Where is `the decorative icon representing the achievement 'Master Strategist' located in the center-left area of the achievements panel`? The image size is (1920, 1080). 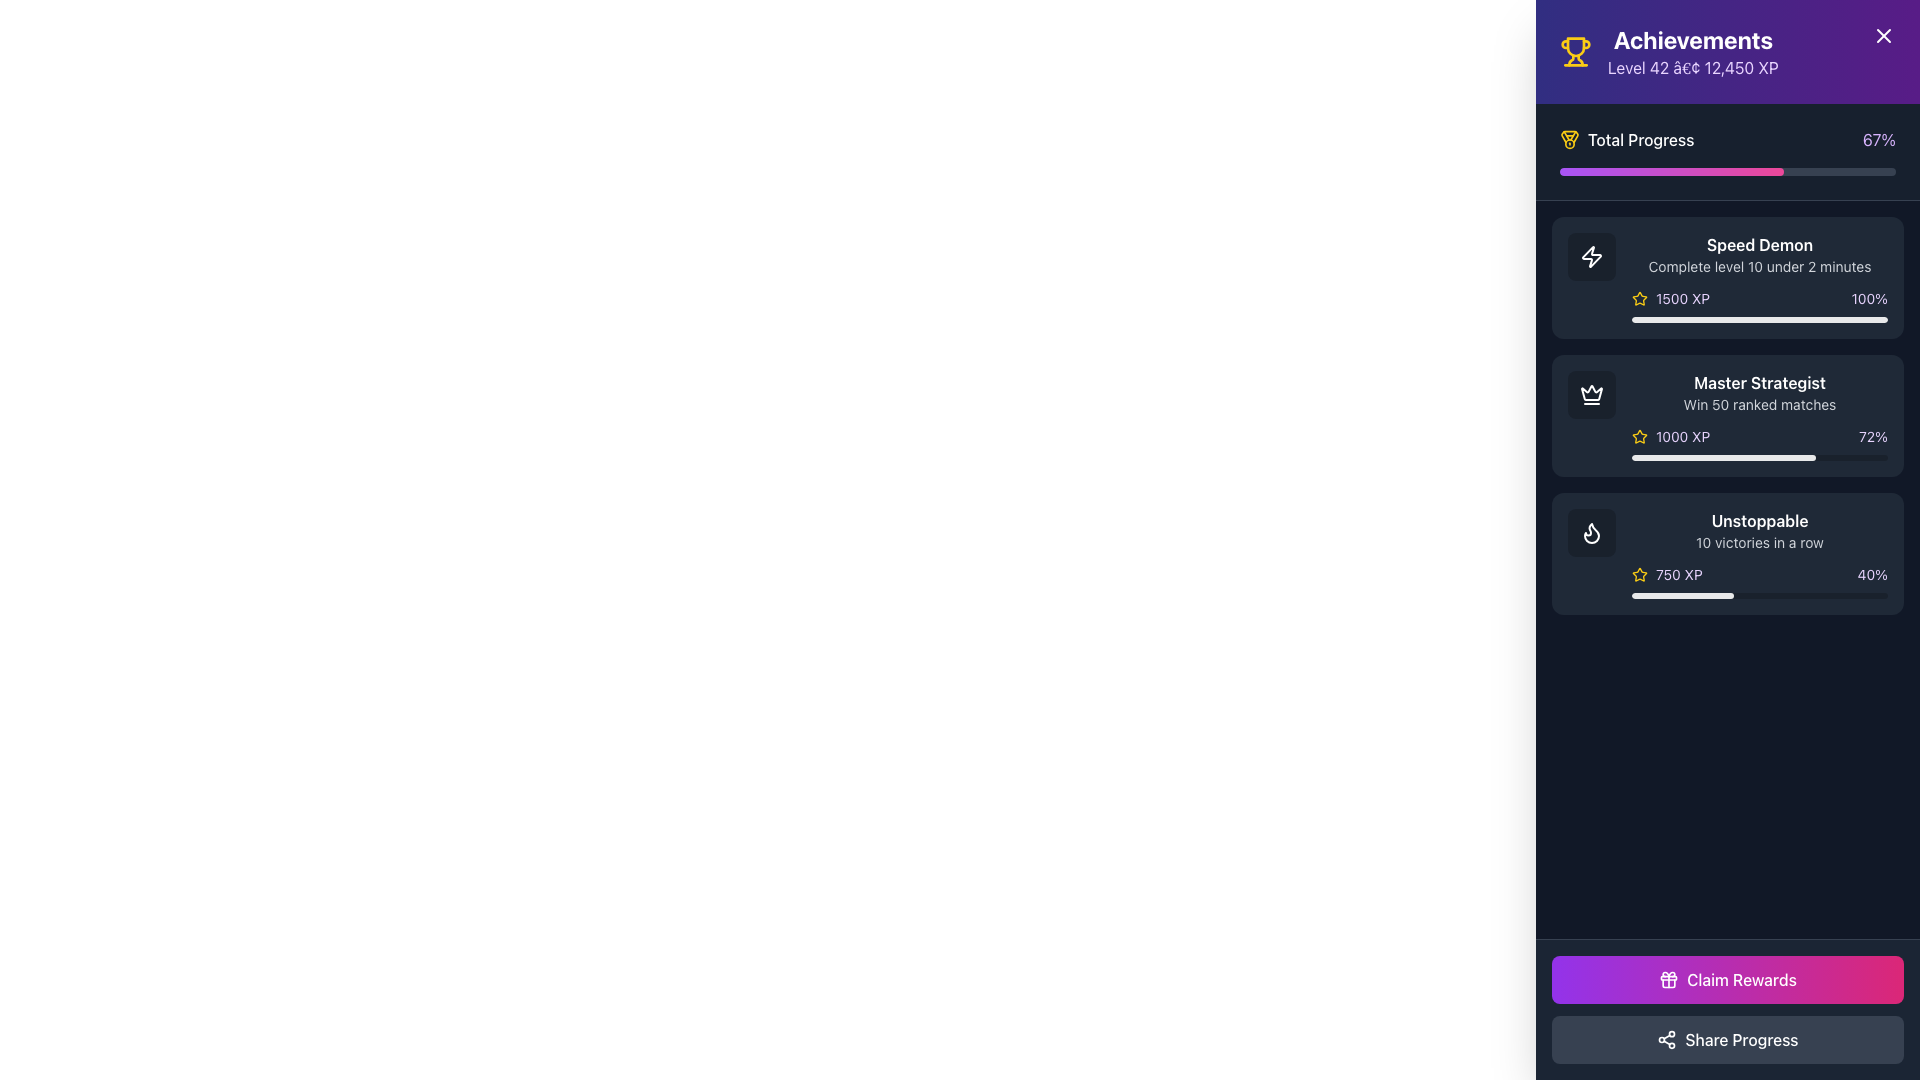 the decorative icon representing the achievement 'Master Strategist' located in the center-left area of the achievements panel is located at coordinates (1591, 393).